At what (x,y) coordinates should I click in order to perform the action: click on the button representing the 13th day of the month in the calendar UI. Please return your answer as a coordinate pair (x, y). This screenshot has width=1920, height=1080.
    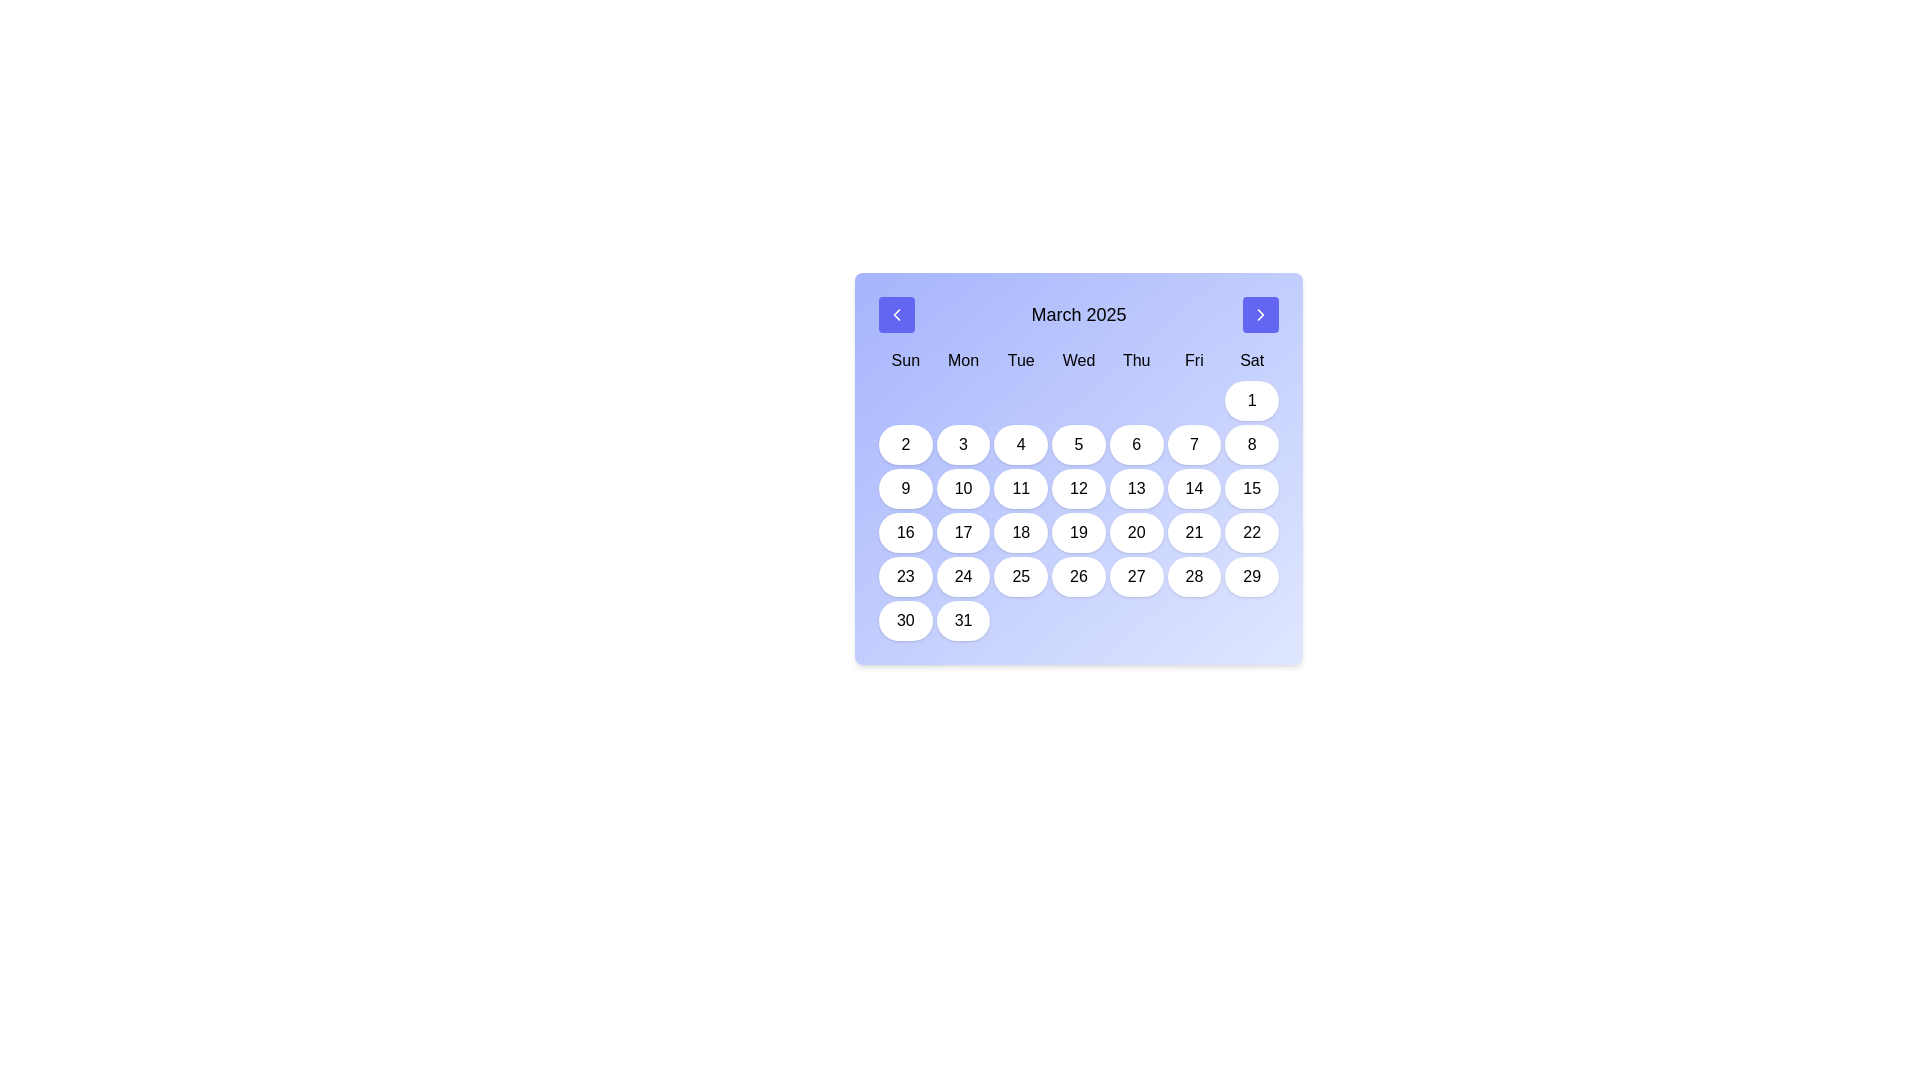
    Looking at the image, I should click on (1136, 489).